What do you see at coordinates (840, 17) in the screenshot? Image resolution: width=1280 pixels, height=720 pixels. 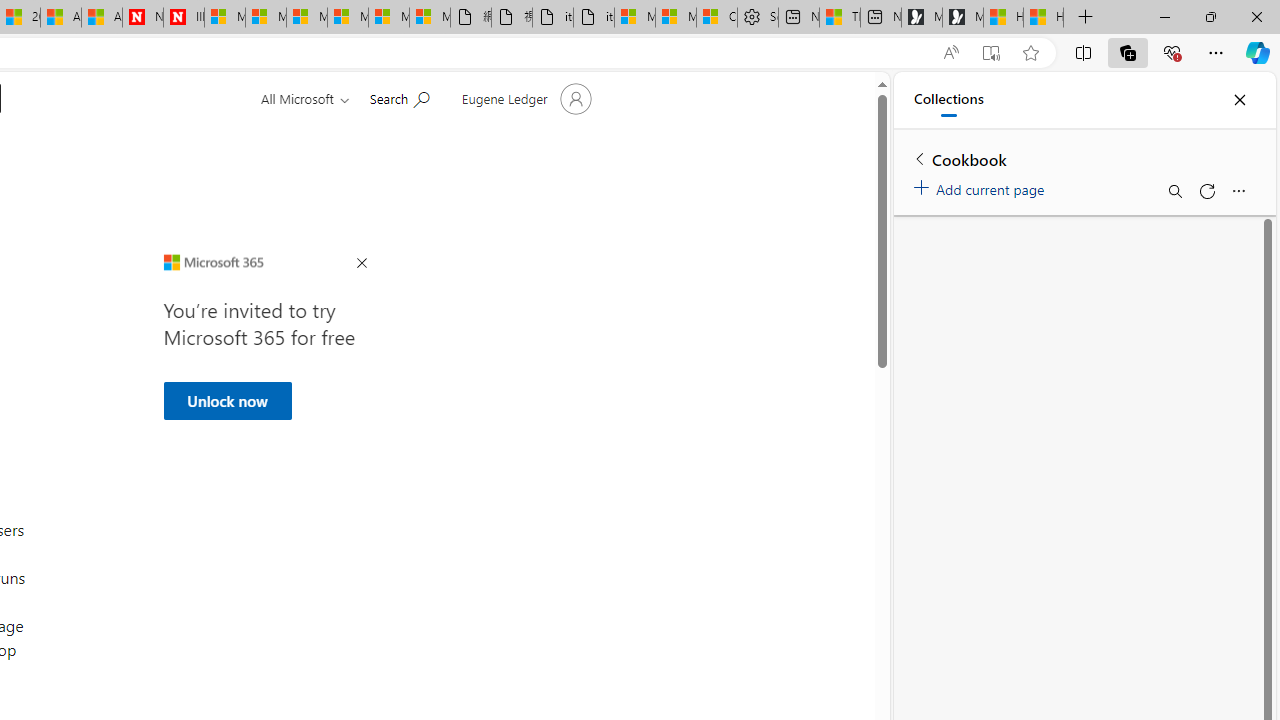 I see `'Three Ways To Stop Sweating So Much'` at bounding box center [840, 17].